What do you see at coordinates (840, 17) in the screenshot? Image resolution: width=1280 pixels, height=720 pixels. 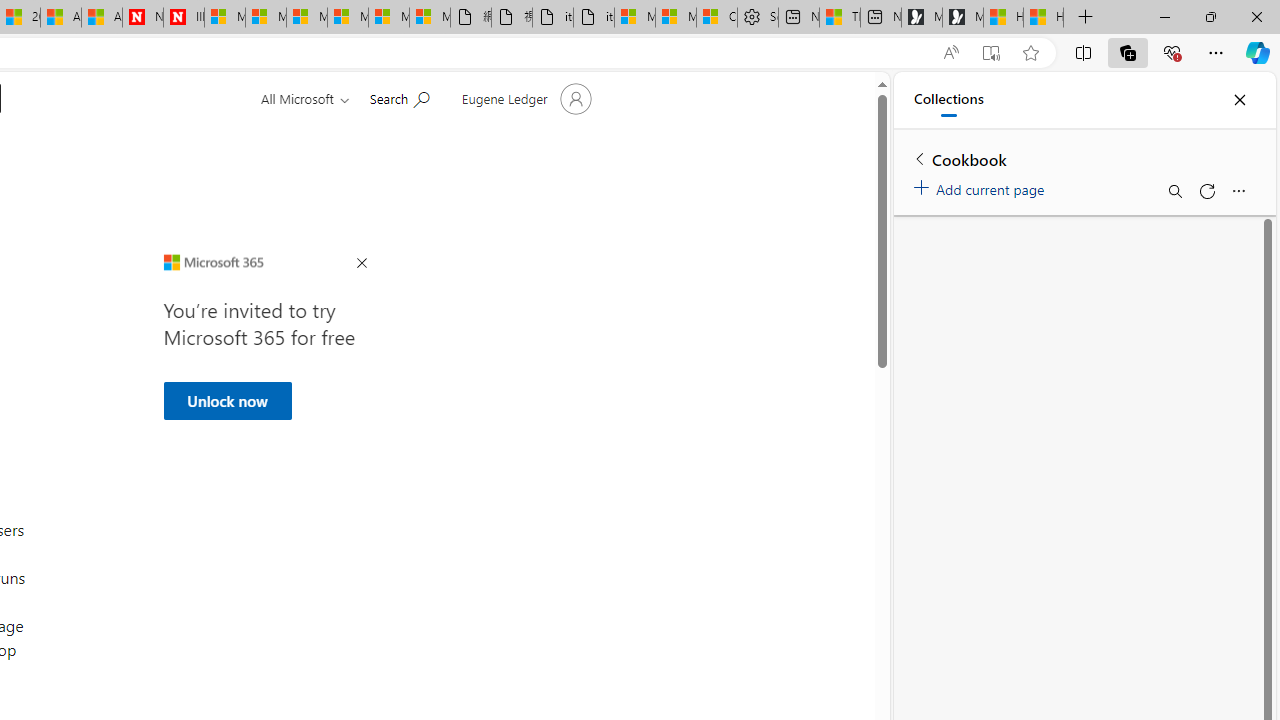 I see `'Three Ways To Stop Sweating So Much'` at bounding box center [840, 17].